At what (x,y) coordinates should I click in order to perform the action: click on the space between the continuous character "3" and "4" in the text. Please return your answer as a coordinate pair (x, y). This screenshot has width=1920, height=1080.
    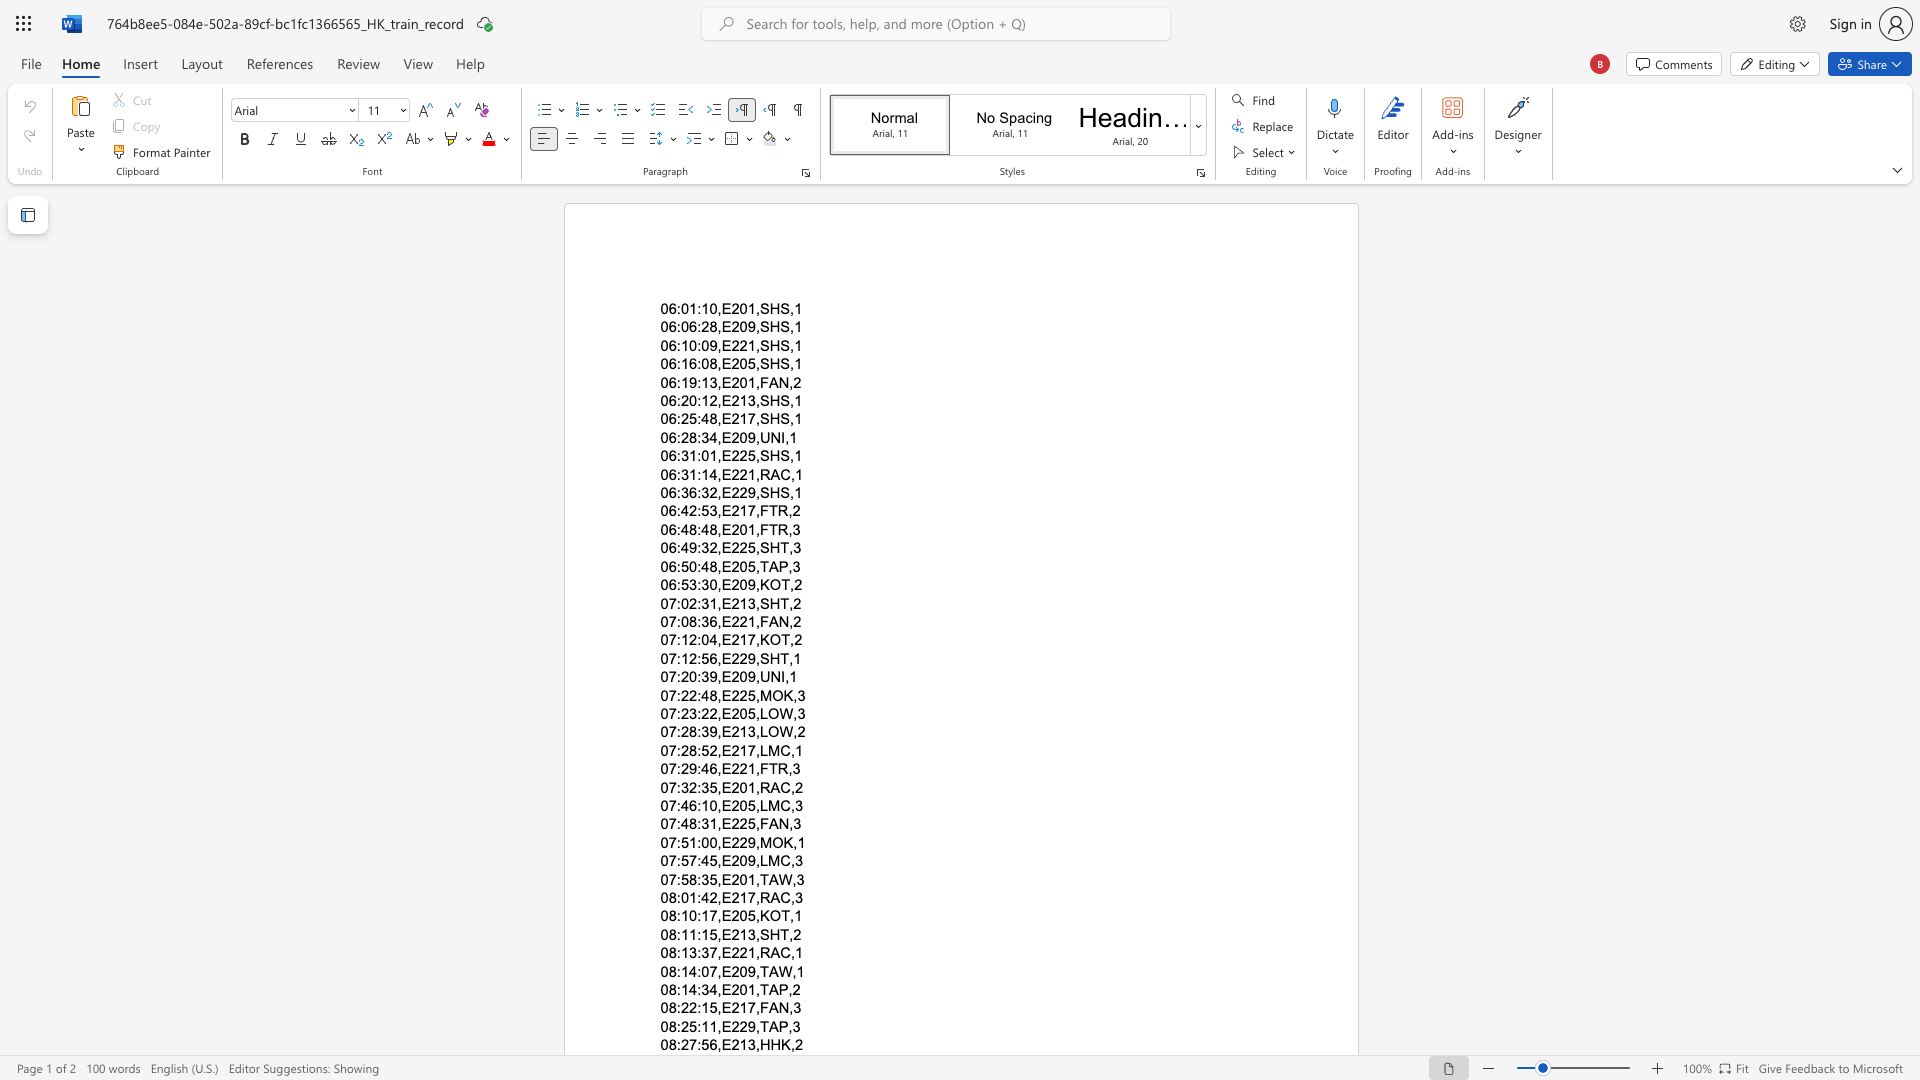
    Looking at the image, I should click on (709, 436).